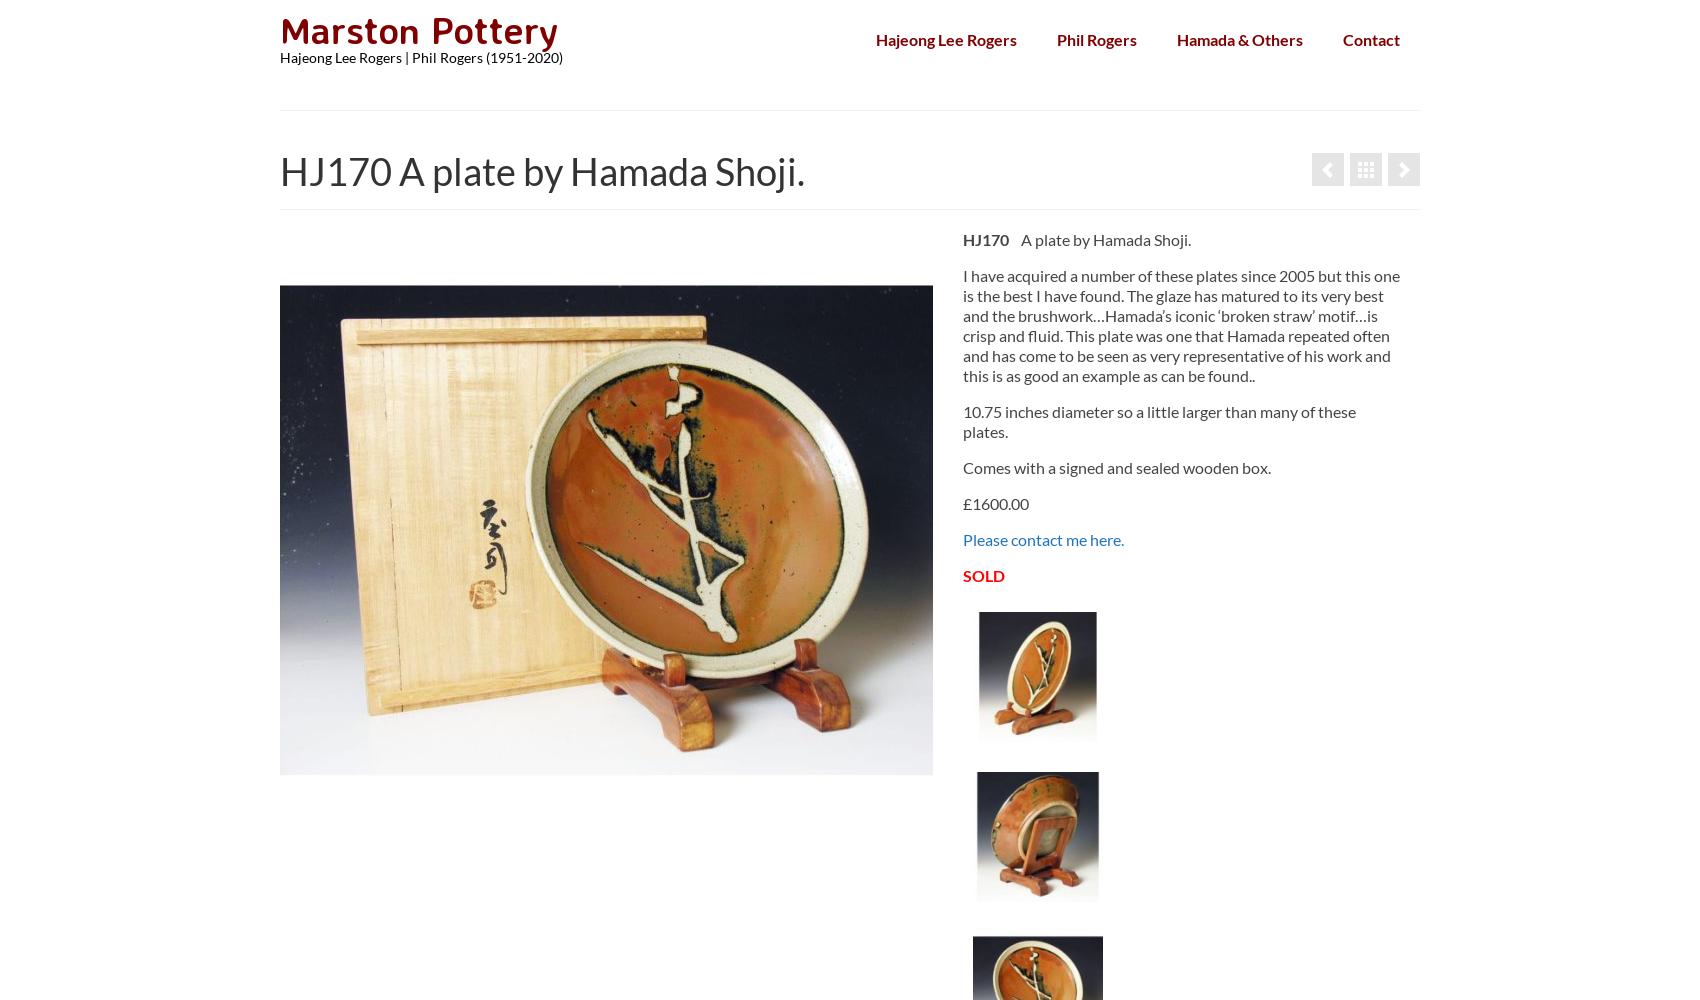  I want to click on 'Contact', so click(1371, 39).